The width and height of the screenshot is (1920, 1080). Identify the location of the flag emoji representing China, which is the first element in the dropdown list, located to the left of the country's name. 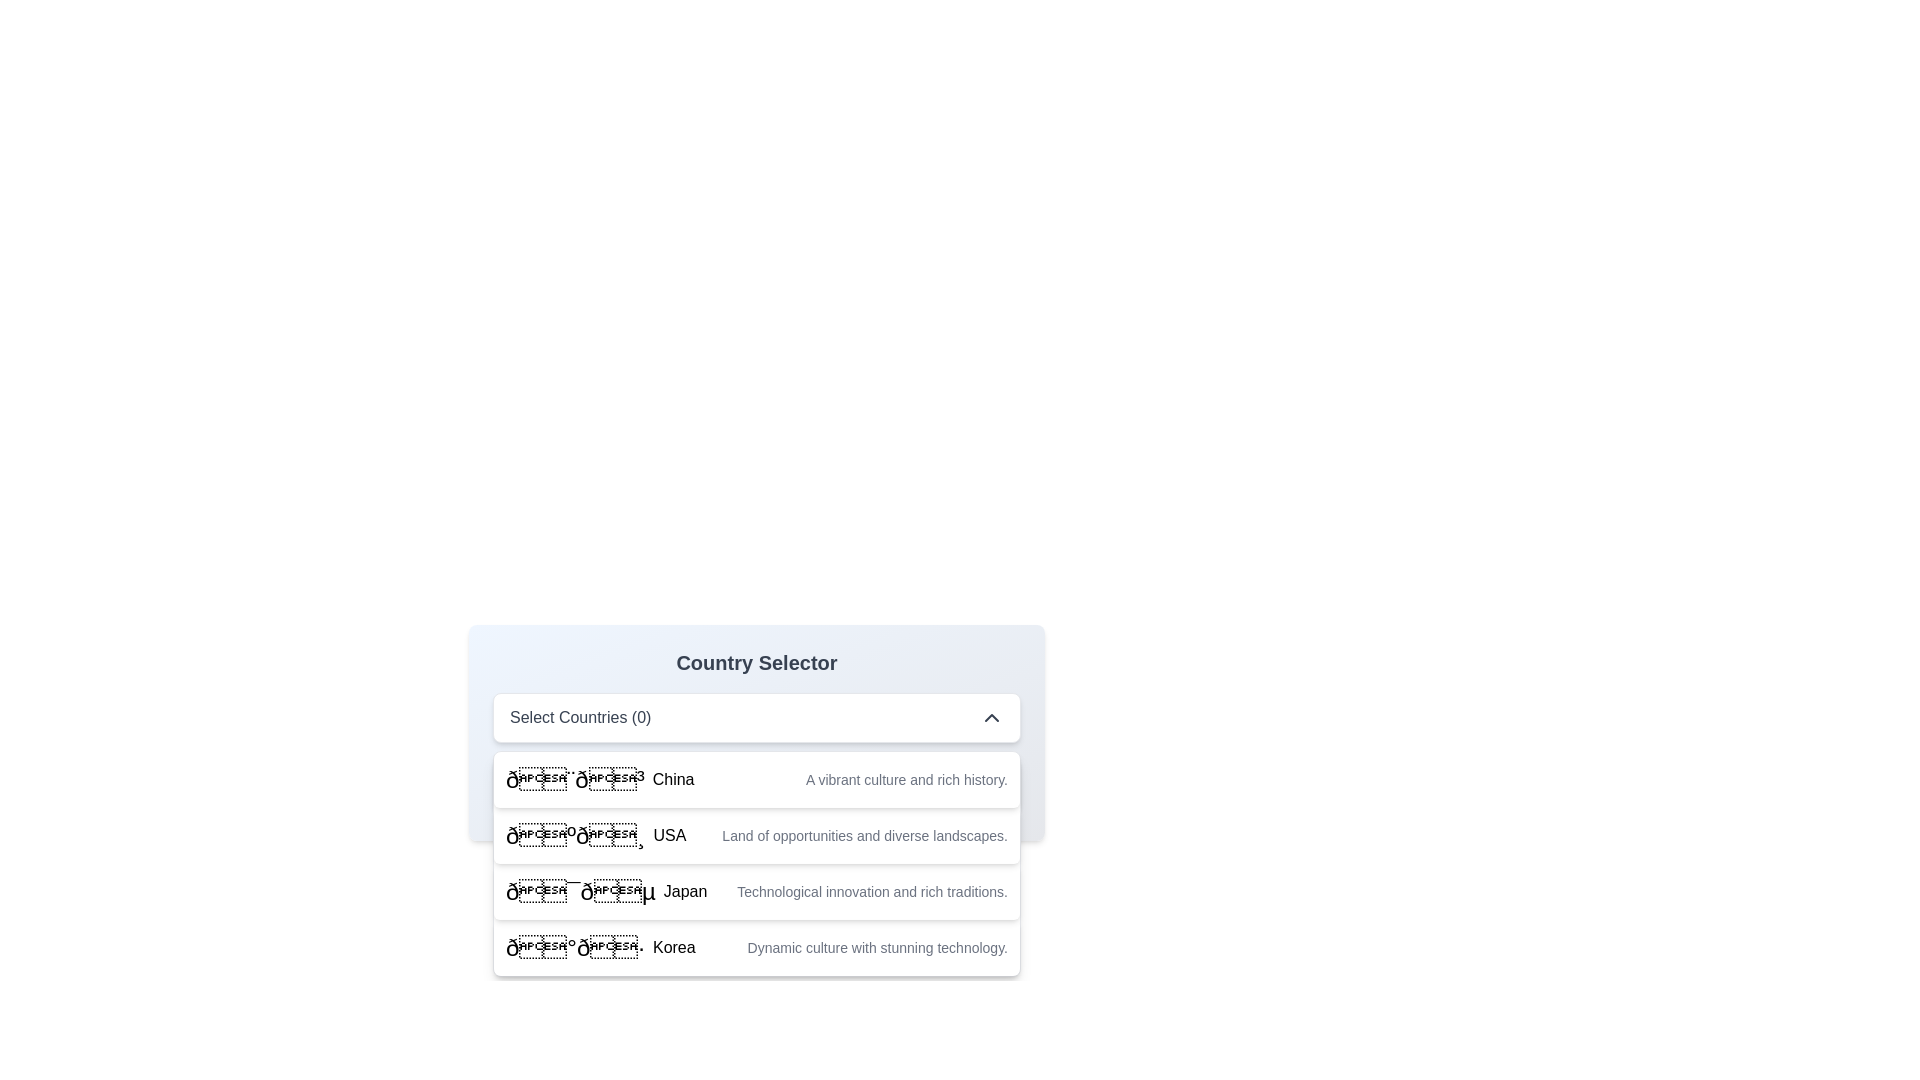
(574, 778).